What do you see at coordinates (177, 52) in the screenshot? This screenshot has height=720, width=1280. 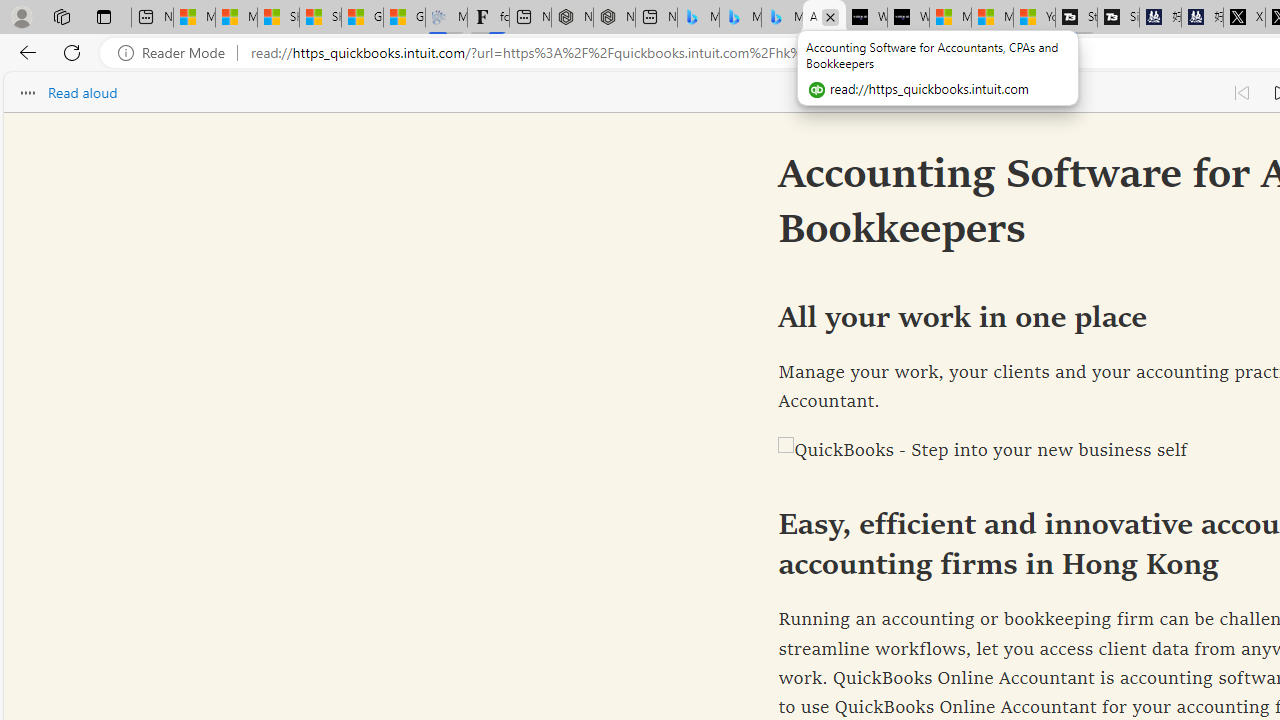 I see `'Reader Mode'` at bounding box center [177, 52].